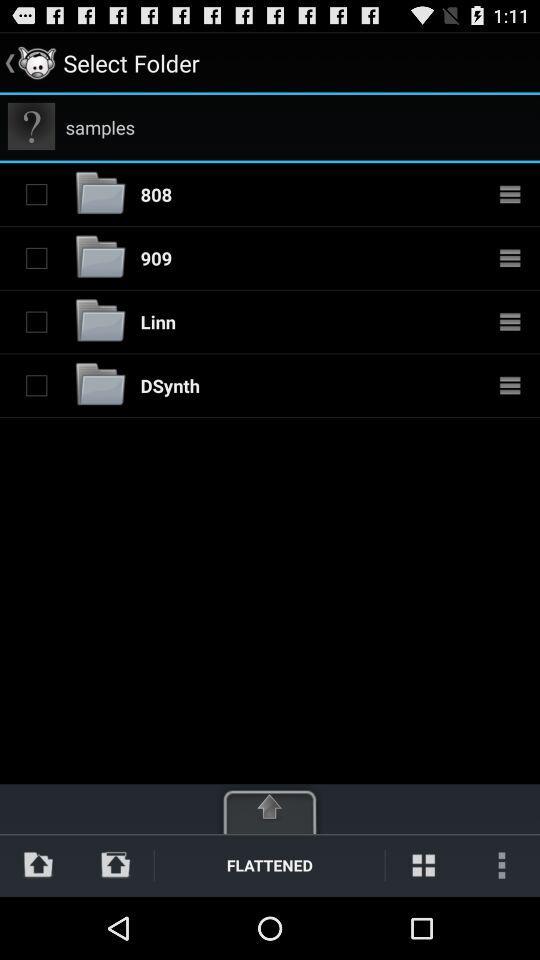  What do you see at coordinates (155, 194) in the screenshot?
I see `808 item` at bounding box center [155, 194].